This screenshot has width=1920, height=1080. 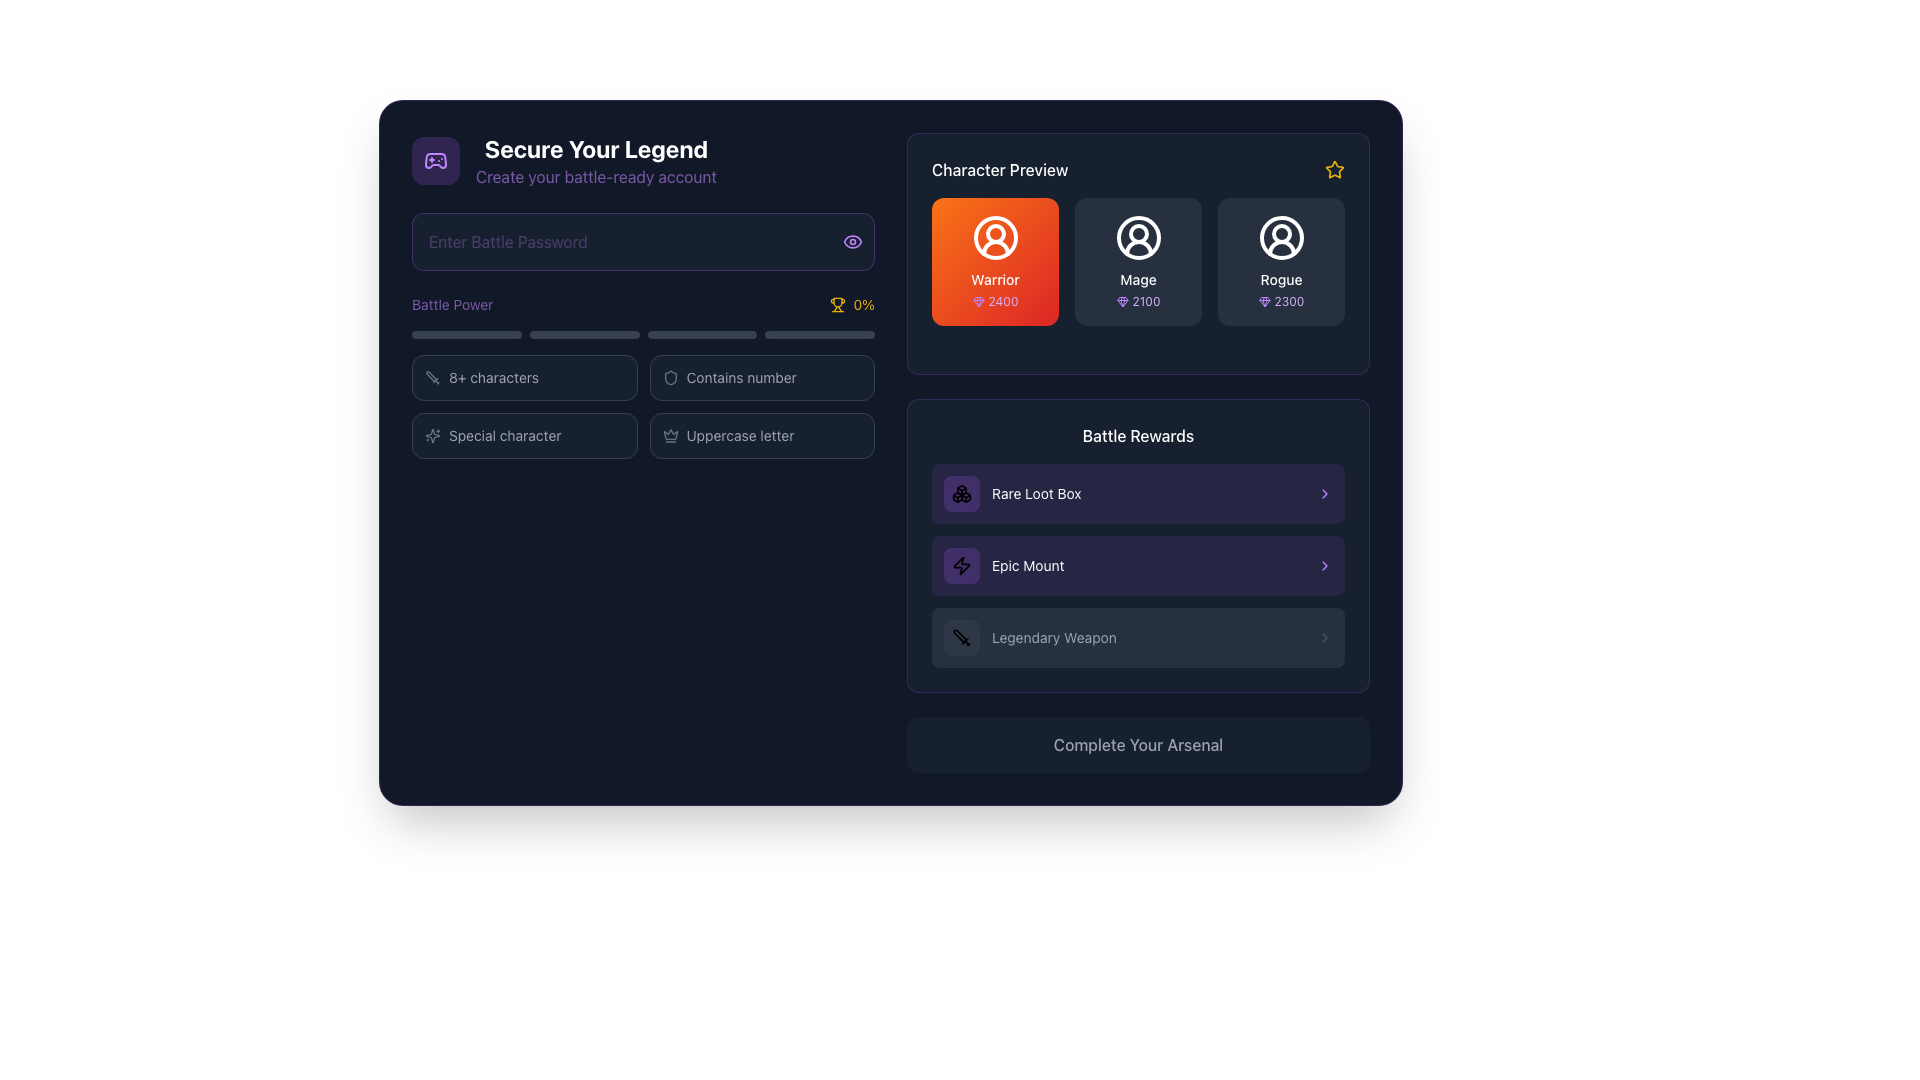 I want to click on the gem icon representing the reward or score for the 'Rogue' character, located to the left of the text '2300' in the 'Character Preview' section, so click(x=1263, y=301).